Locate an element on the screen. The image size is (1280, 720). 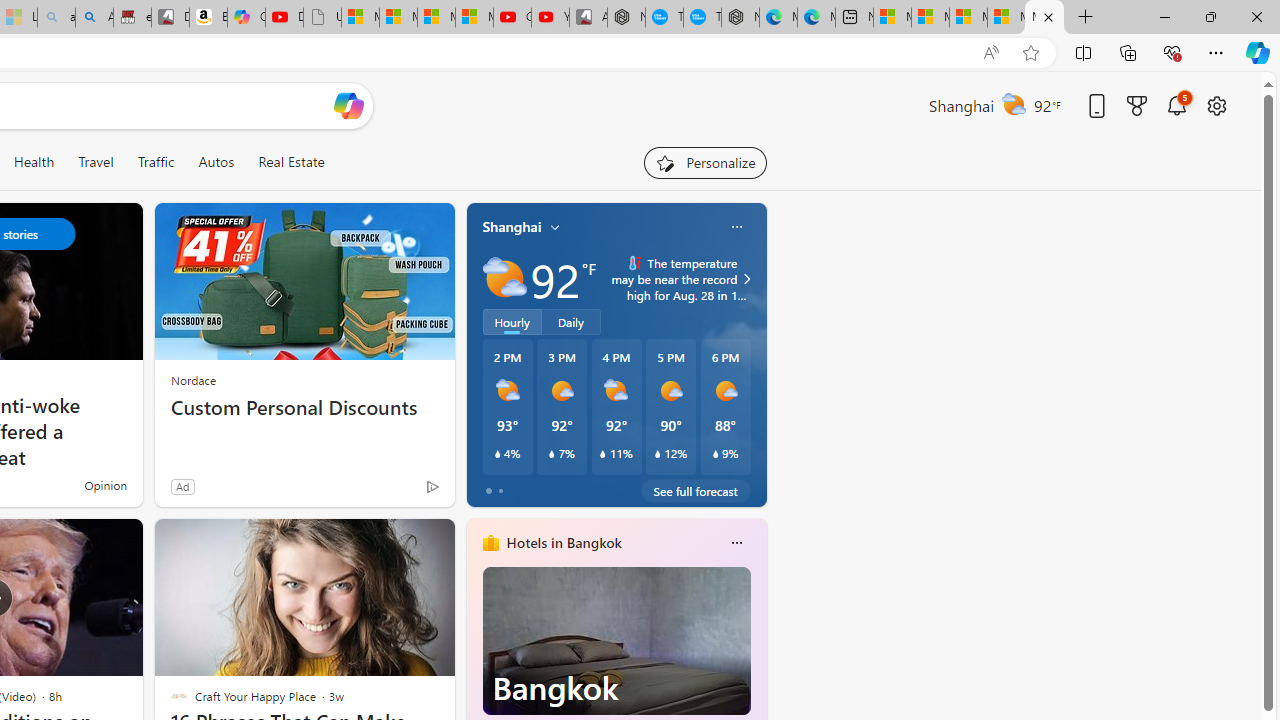
'Autos' is located at coordinates (216, 161).